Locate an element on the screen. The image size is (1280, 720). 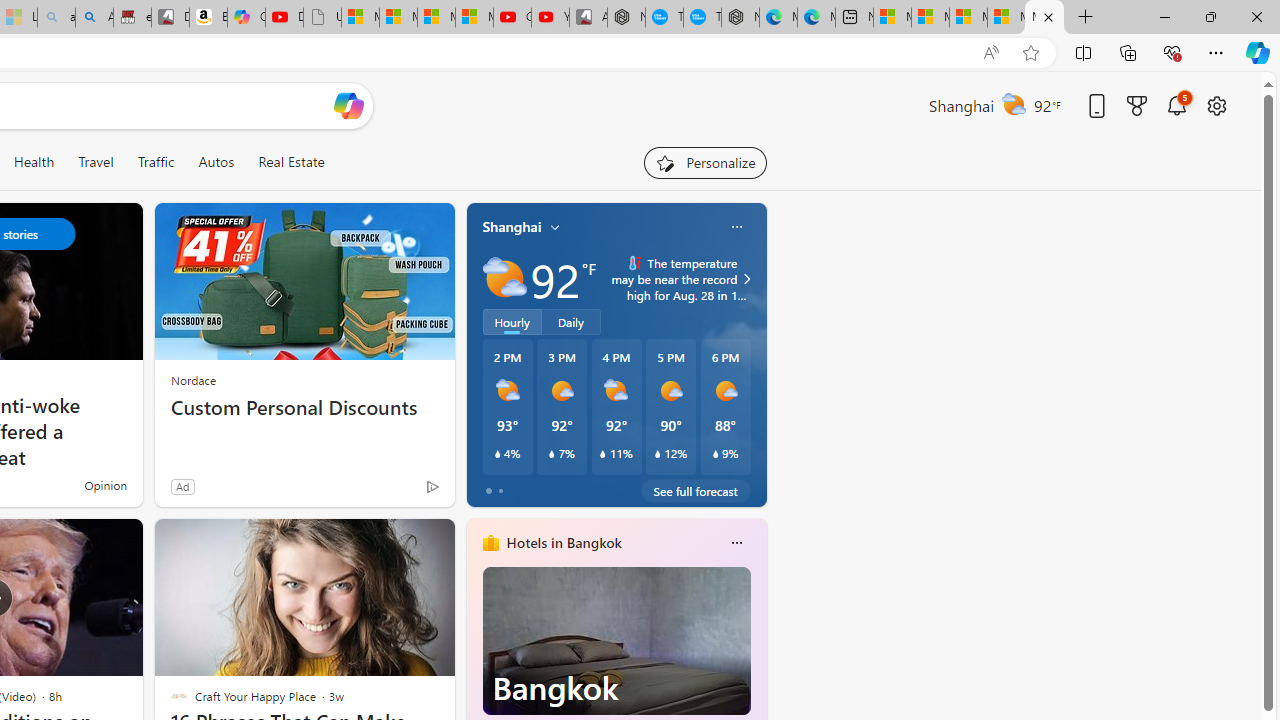
'Autos' is located at coordinates (216, 161).